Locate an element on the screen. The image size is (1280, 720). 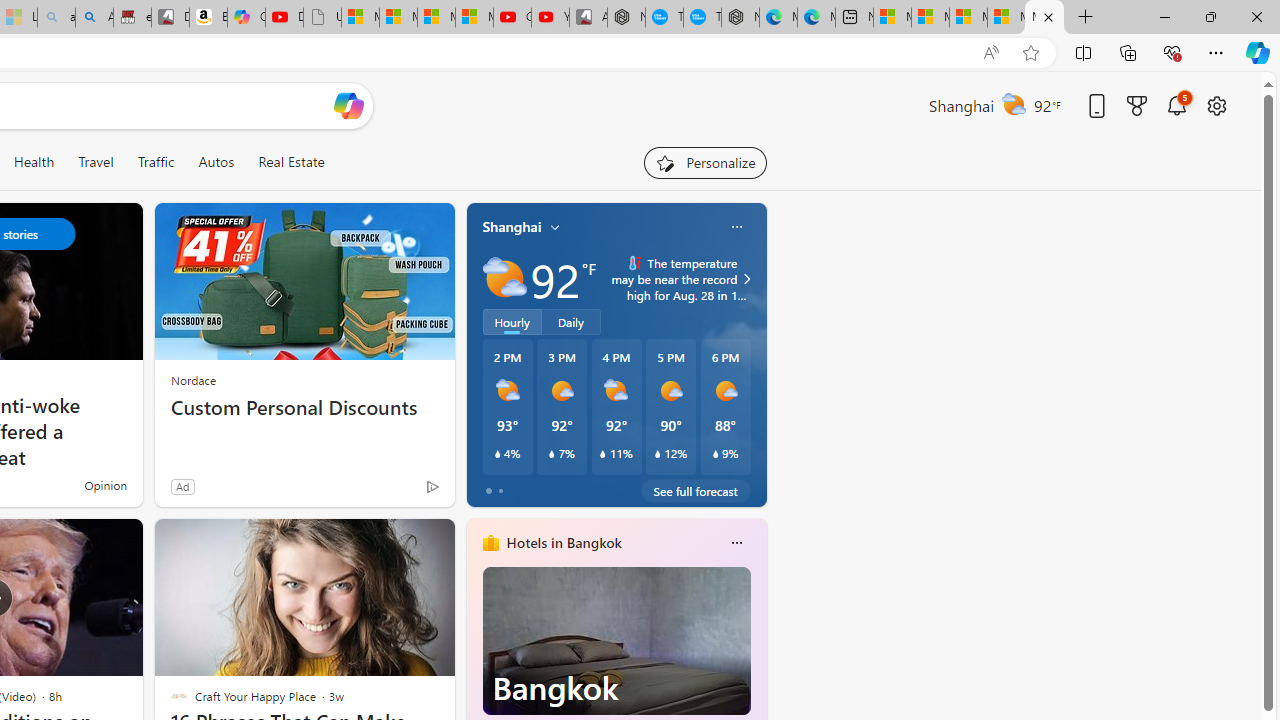
'Autos' is located at coordinates (216, 161).